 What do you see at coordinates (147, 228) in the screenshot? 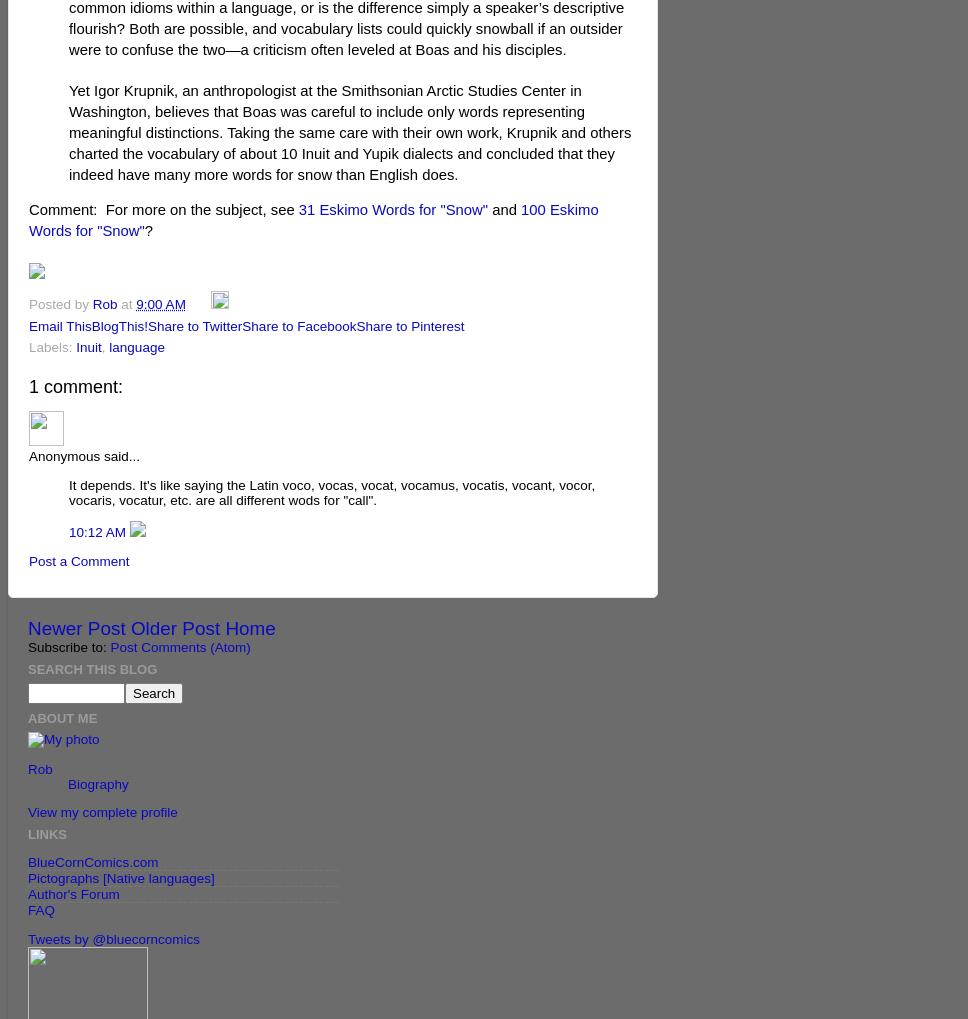
I see `'?'` at bounding box center [147, 228].